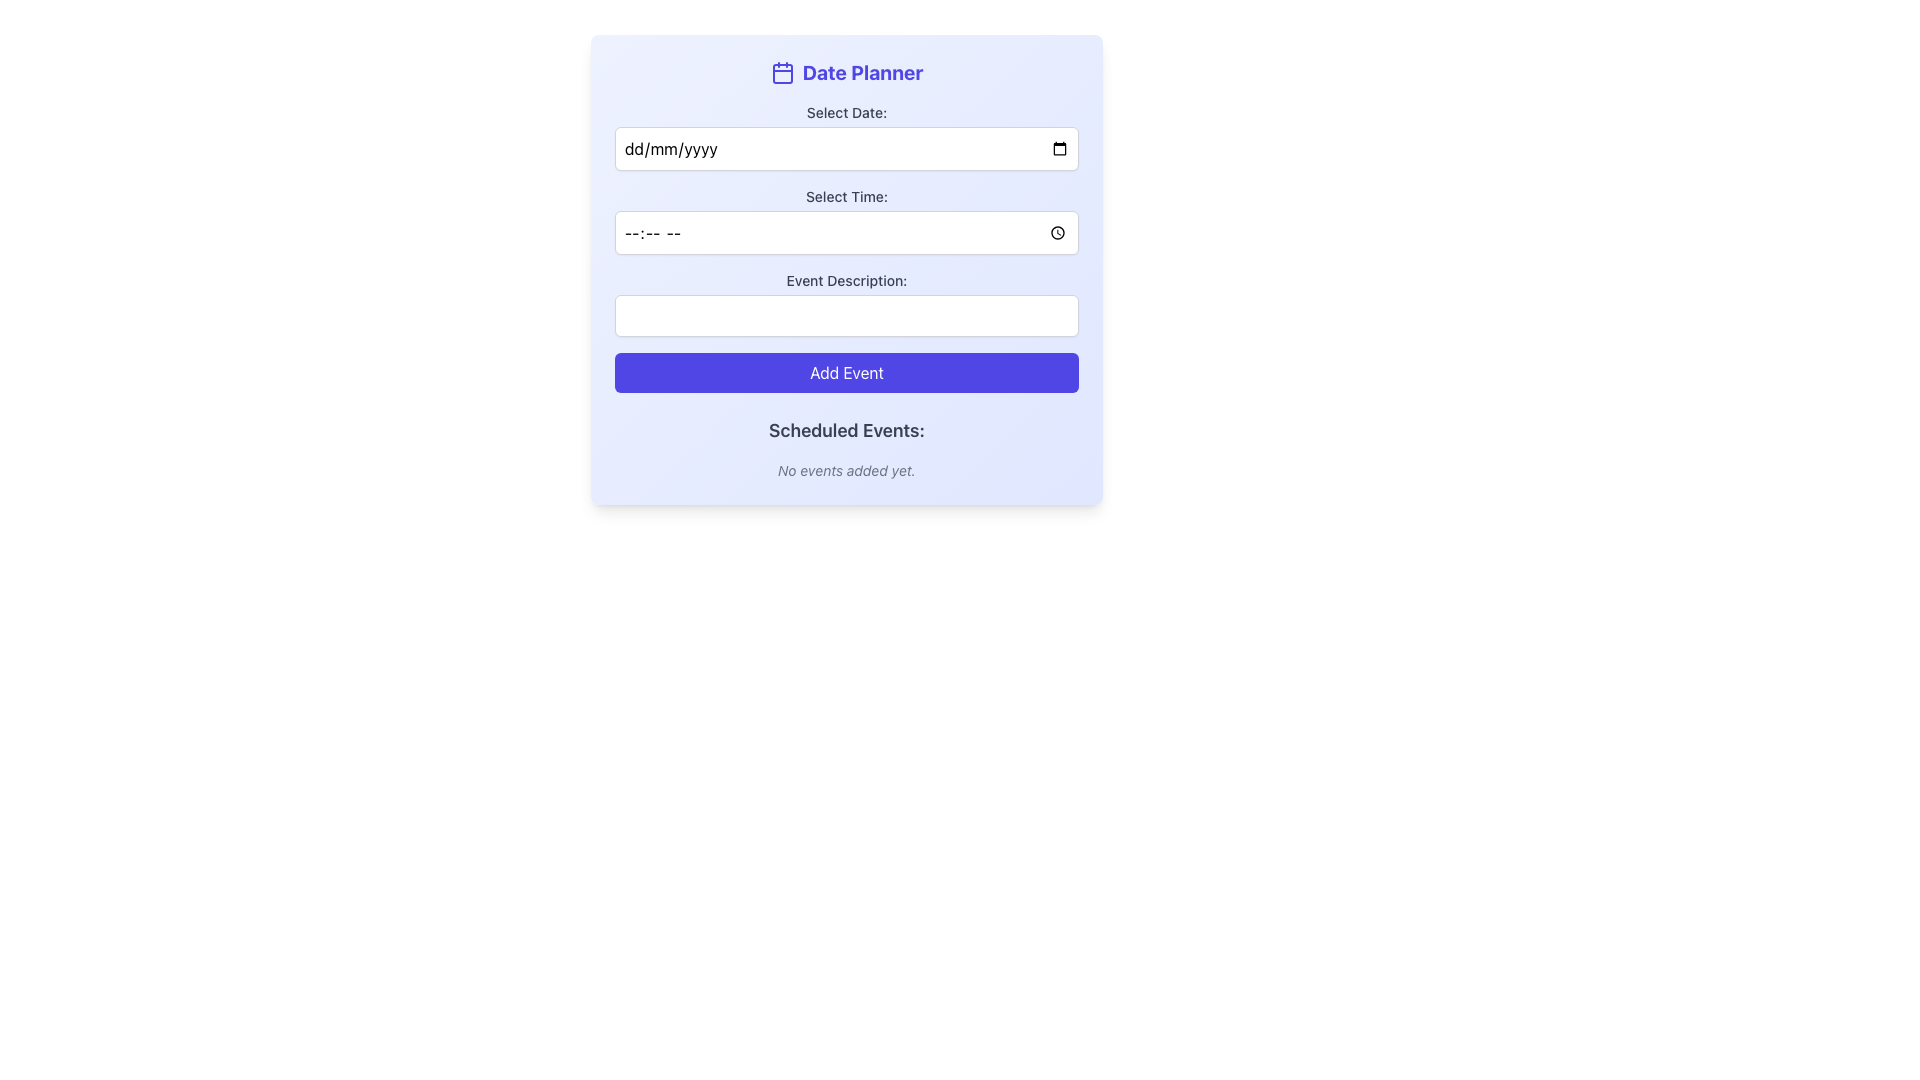 The width and height of the screenshot is (1920, 1080). What do you see at coordinates (846, 373) in the screenshot?
I see `the 'Add Event' button located in the bottom section of the 'Date Planner' card, directly below the 'Event Description' input area` at bounding box center [846, 373].